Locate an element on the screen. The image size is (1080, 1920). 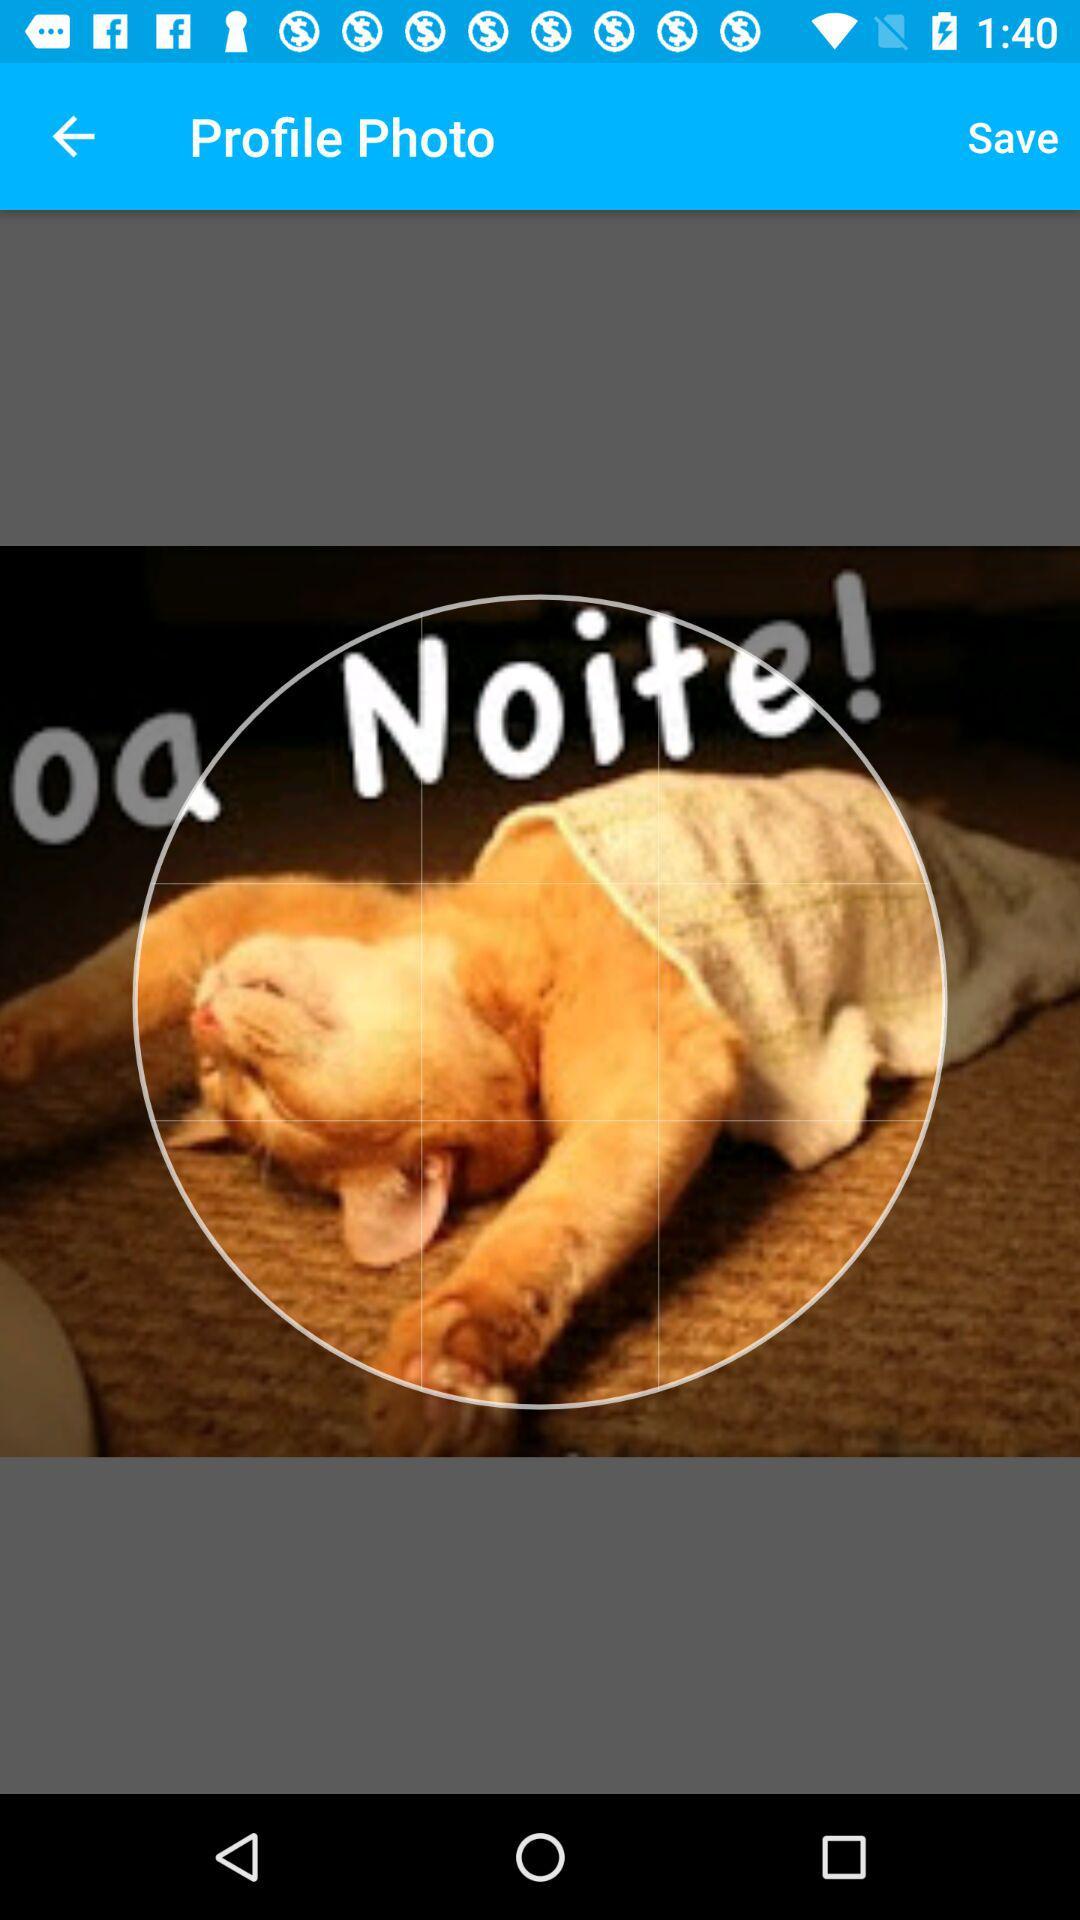
icon next to the profile photo icon is located at coordinates (72, 135).